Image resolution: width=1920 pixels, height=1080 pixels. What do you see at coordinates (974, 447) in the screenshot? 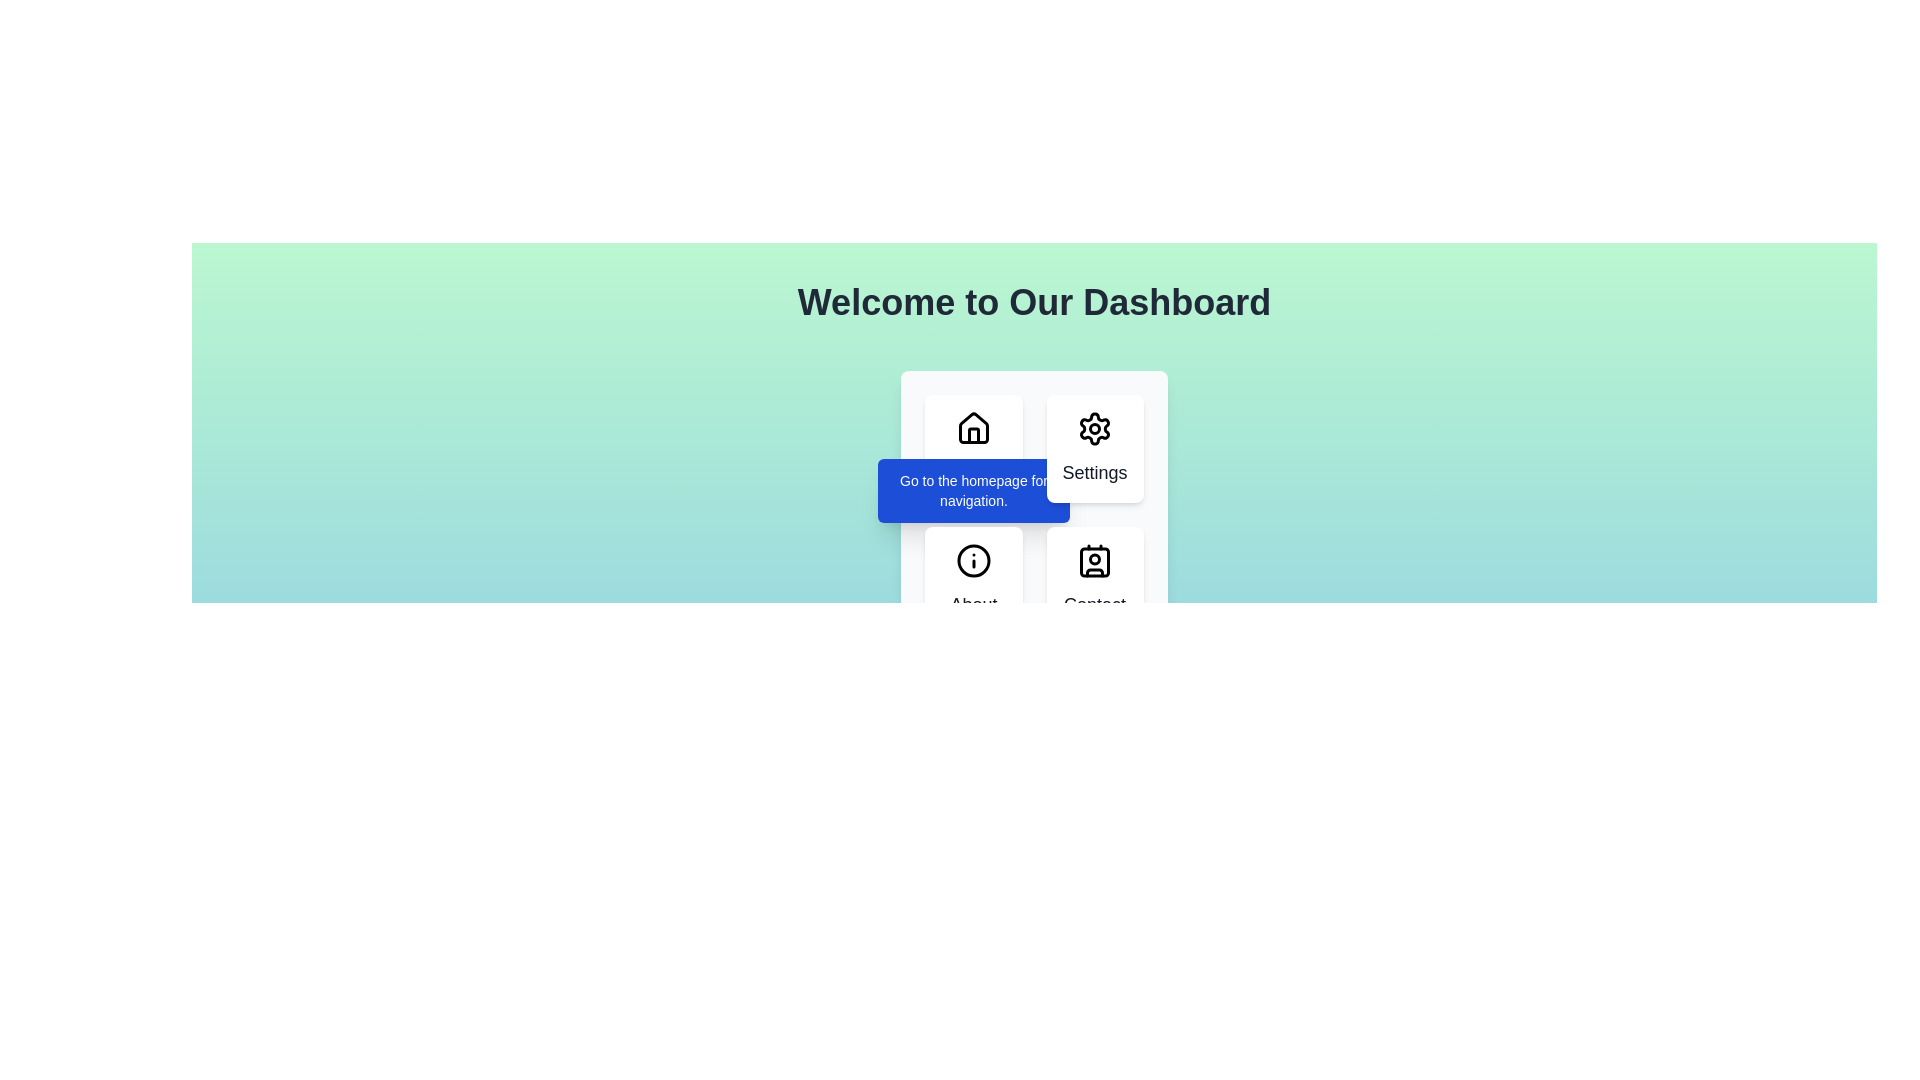
I see `the clickable card element labeled 'Home' that features a house icon and is styled in a minimalistic design with rounded corners` at bounding box center [974, 447].